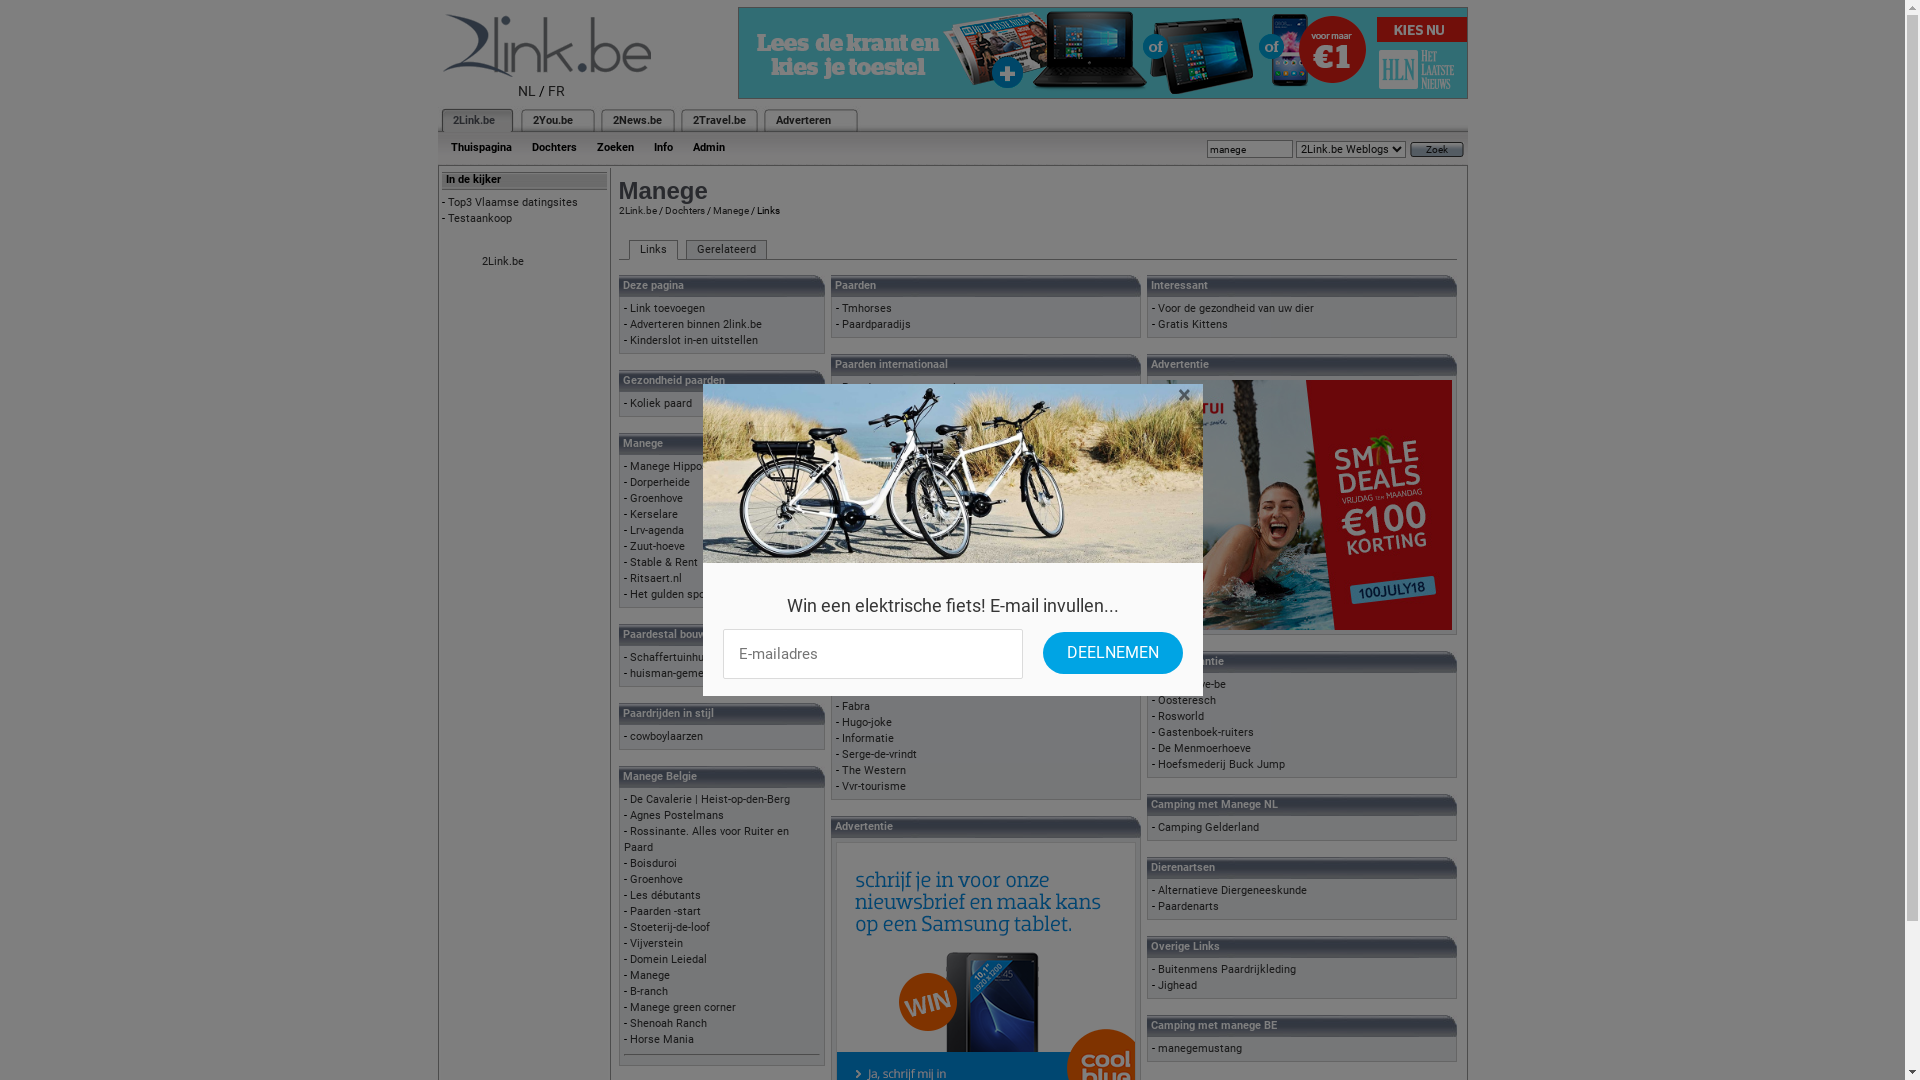 The image size is (1920, 1080). What do you see at coordinates (1409, 148) in the screenshot?
I see `'Zoek'` at bounding box center [1409, 148].